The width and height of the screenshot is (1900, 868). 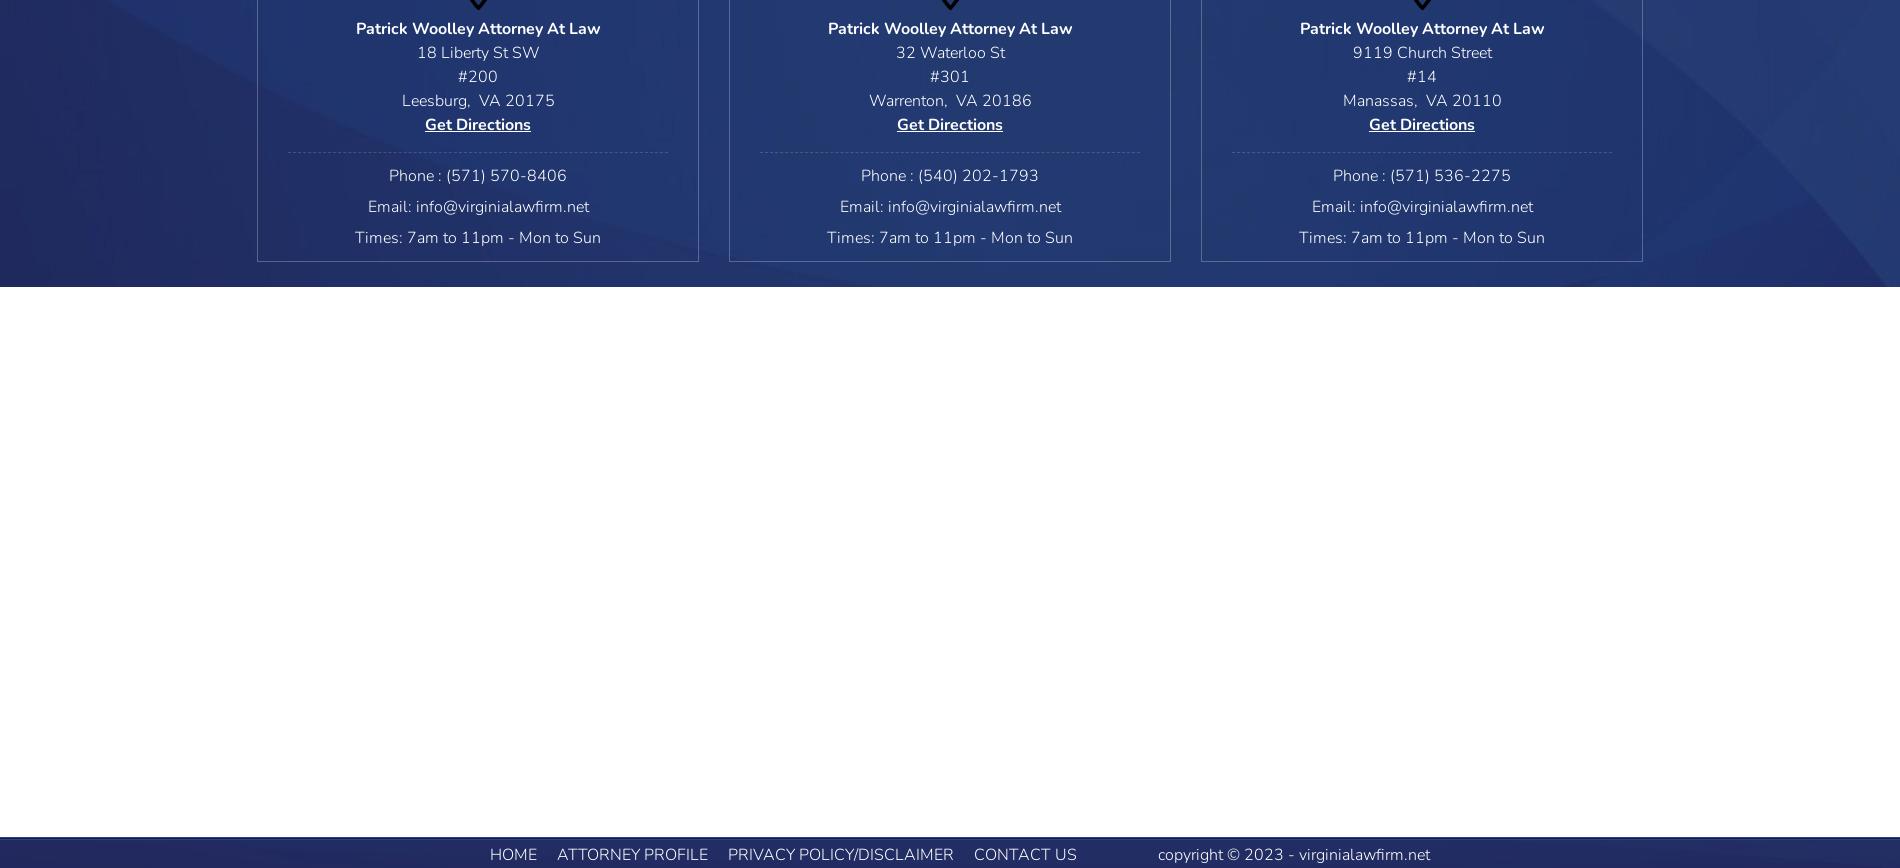 What do you see at coordinates (1450, 176) in the screenshot?
I see `'(571) 536-2275'` at bounding box center [1450, 176].